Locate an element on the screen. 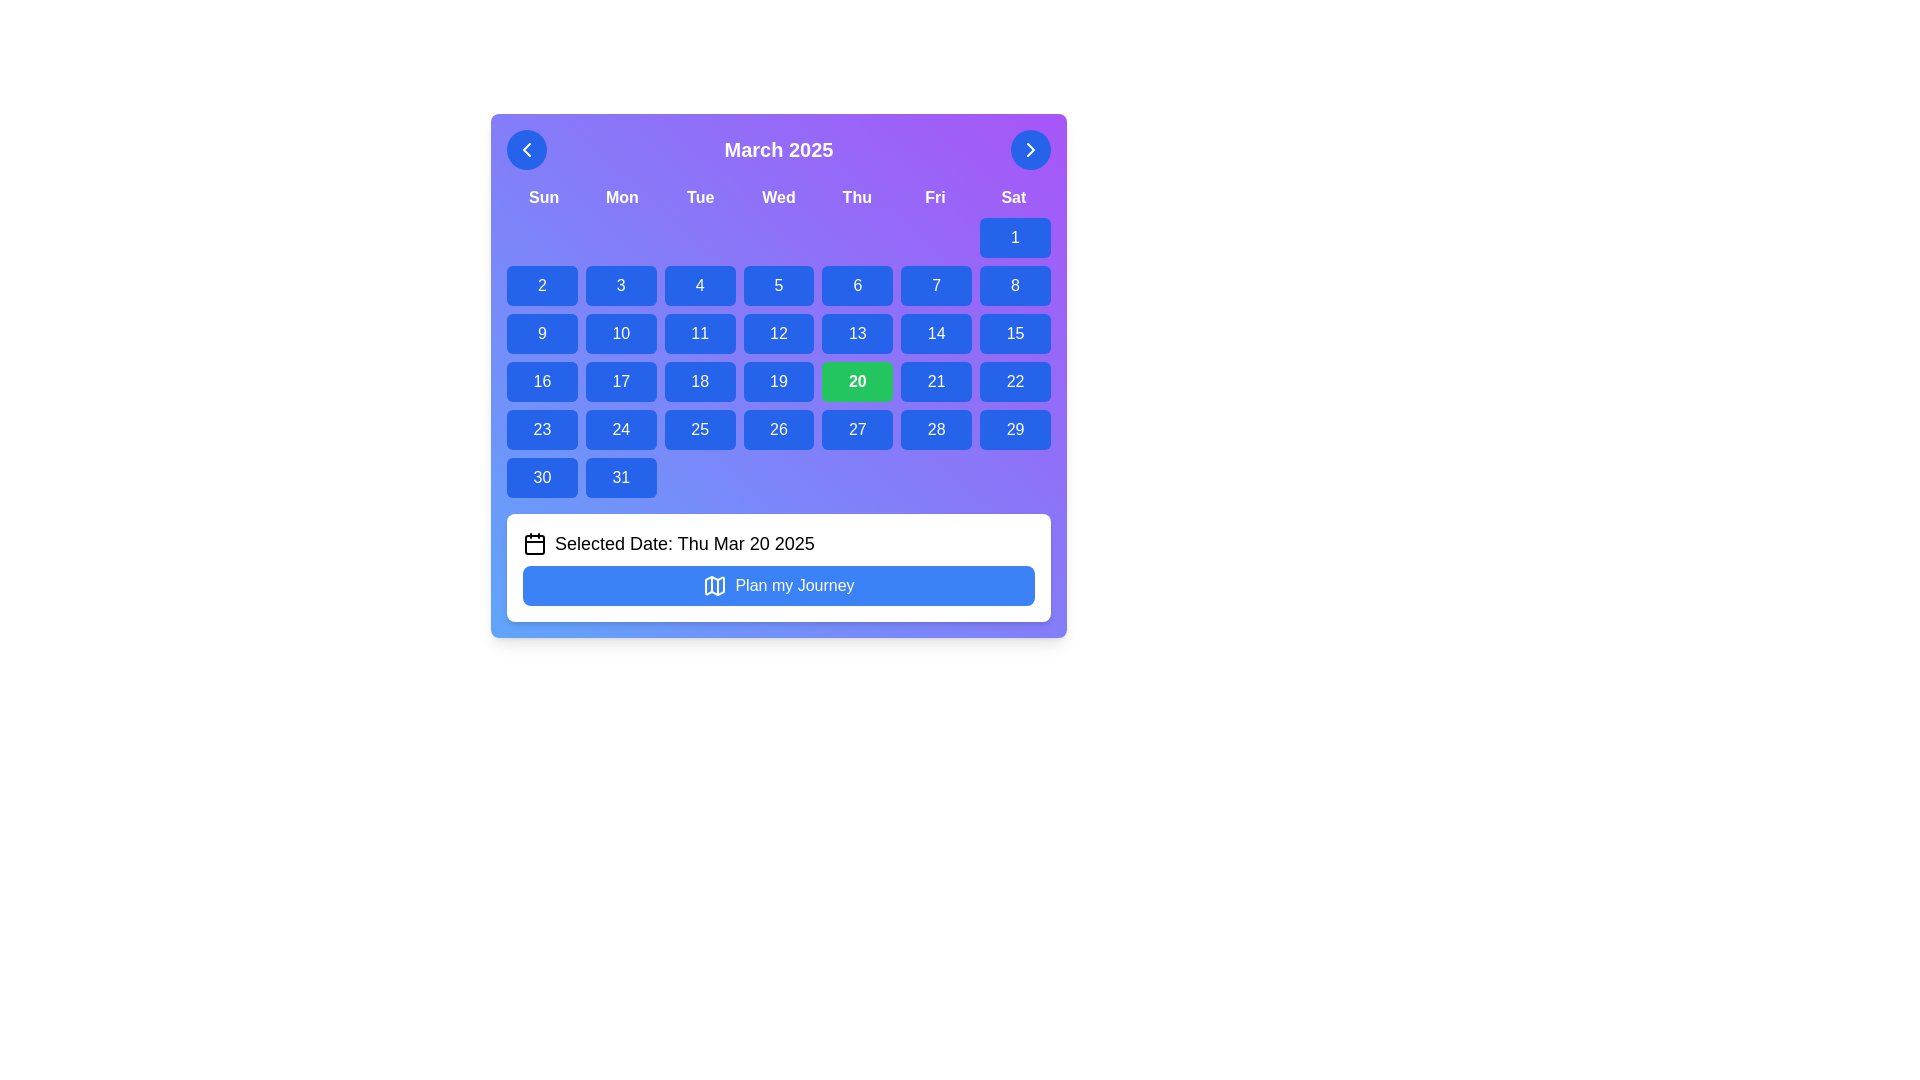 This screenshot has width=1920, height=1080. the blue rounded rectangular button displaying the number '3' located in the second row and second column of the calendar grid is located at coordinates (620, 285).